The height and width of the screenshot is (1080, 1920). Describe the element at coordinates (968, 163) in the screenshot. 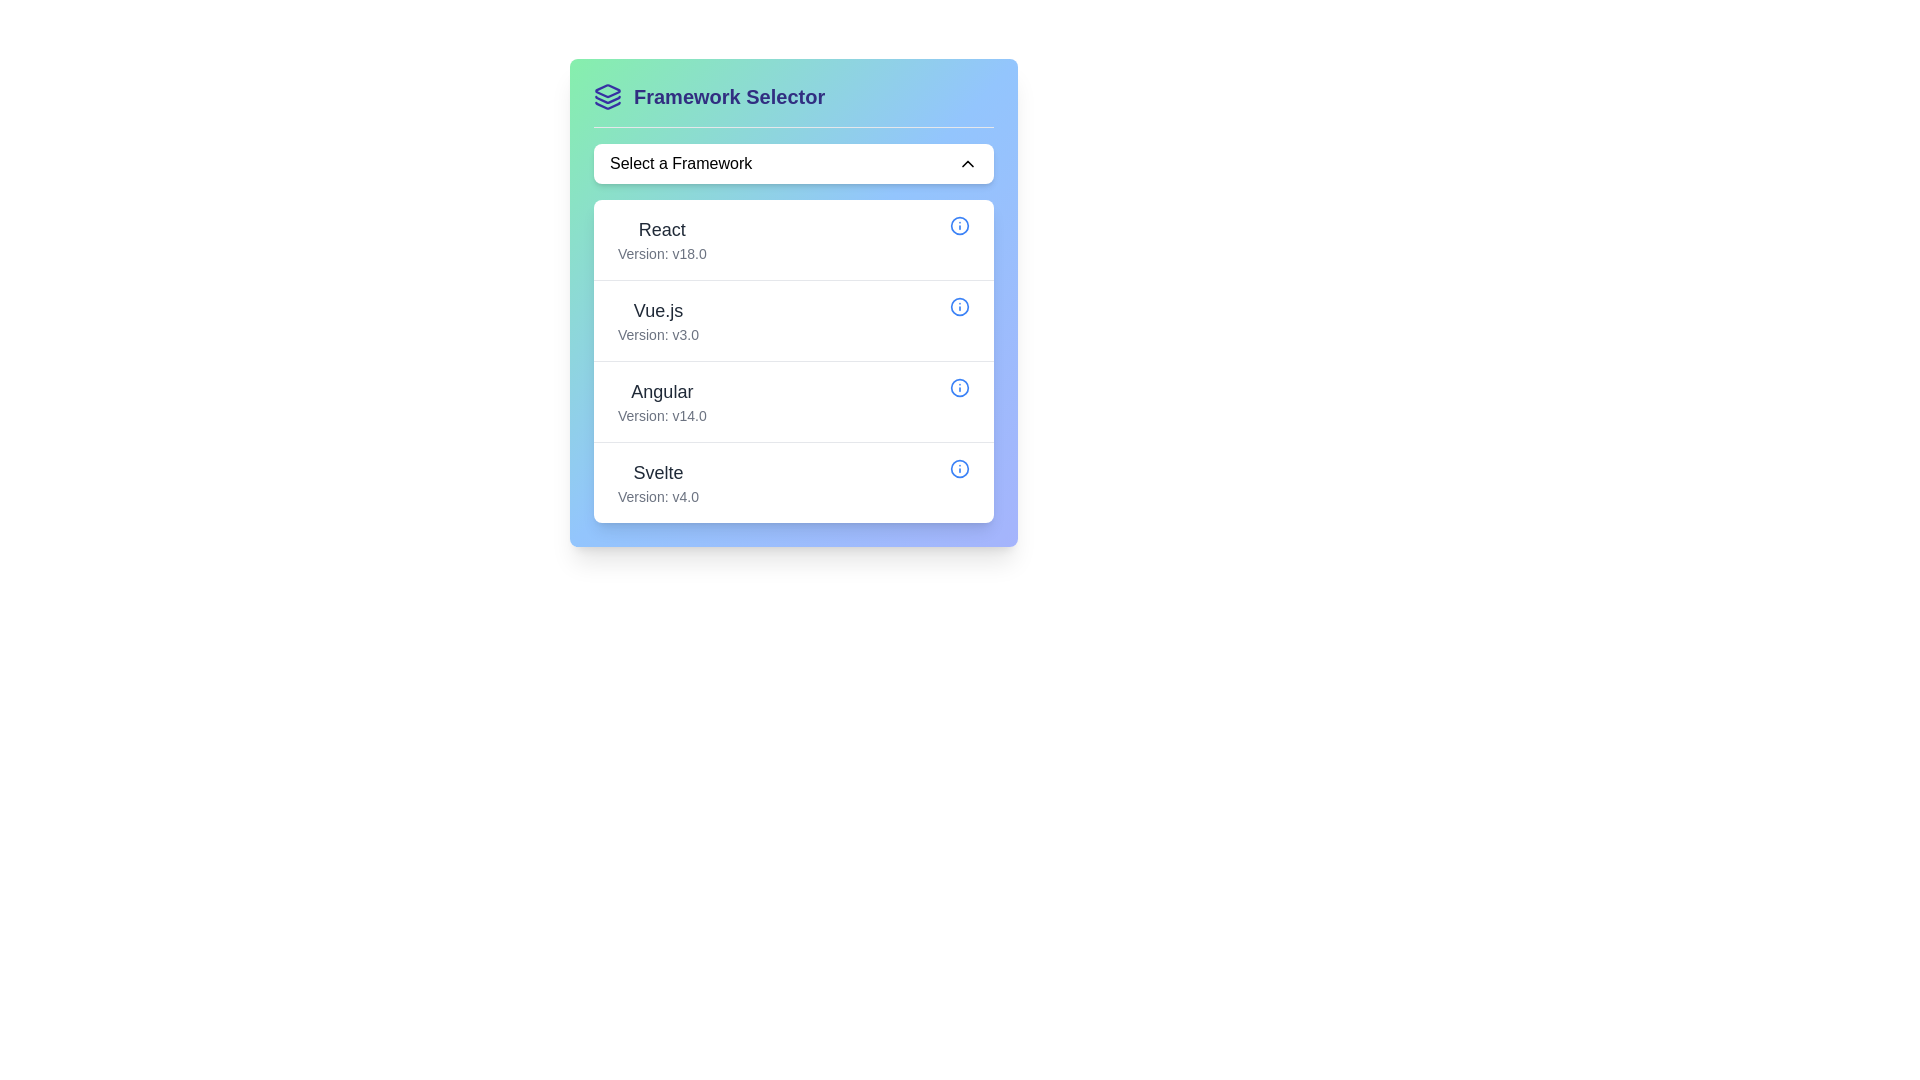

I see `the state of the chevron-shaped icon within the 'Select a Framework' dropdown button to understand the menu status` at that location.